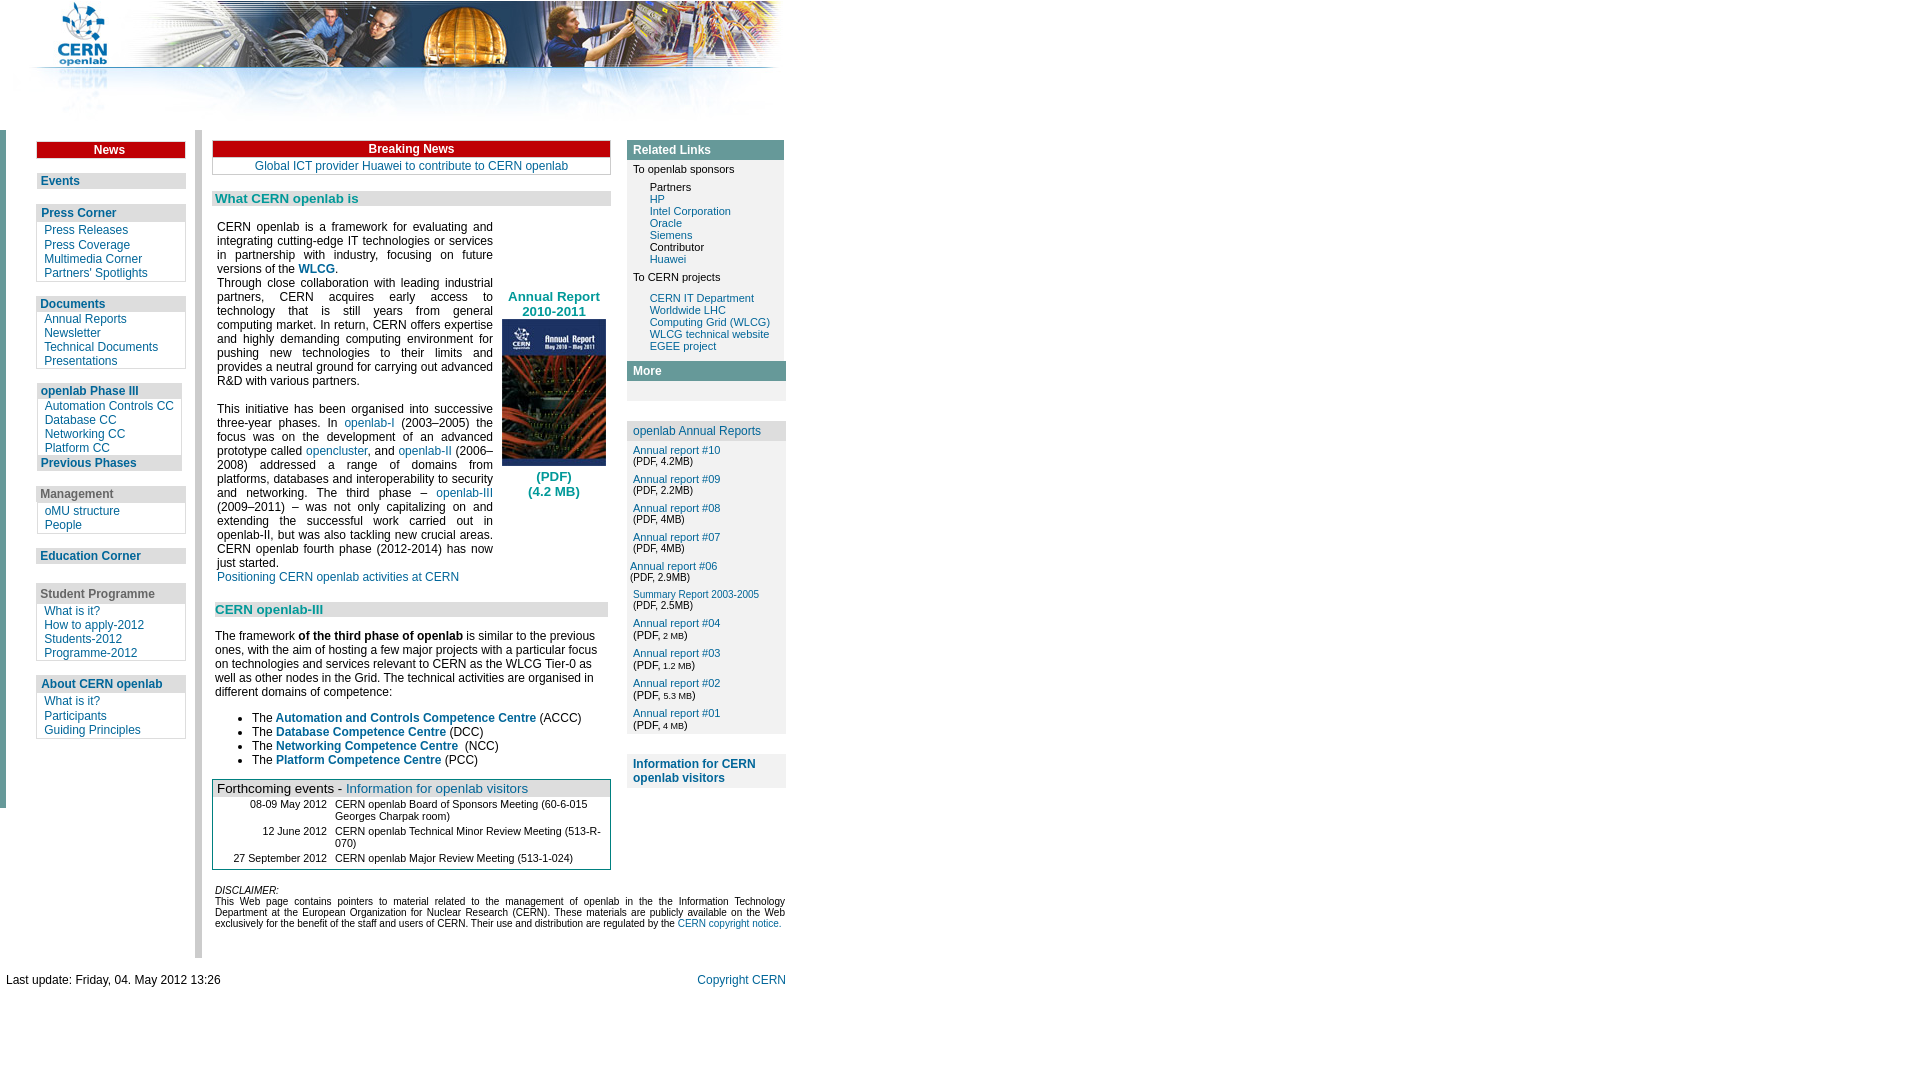 The image size is (1920, 1080). Describe the element at coordinates (676, 450) in the screenshot. I see `'Annual report #10'` at that location.